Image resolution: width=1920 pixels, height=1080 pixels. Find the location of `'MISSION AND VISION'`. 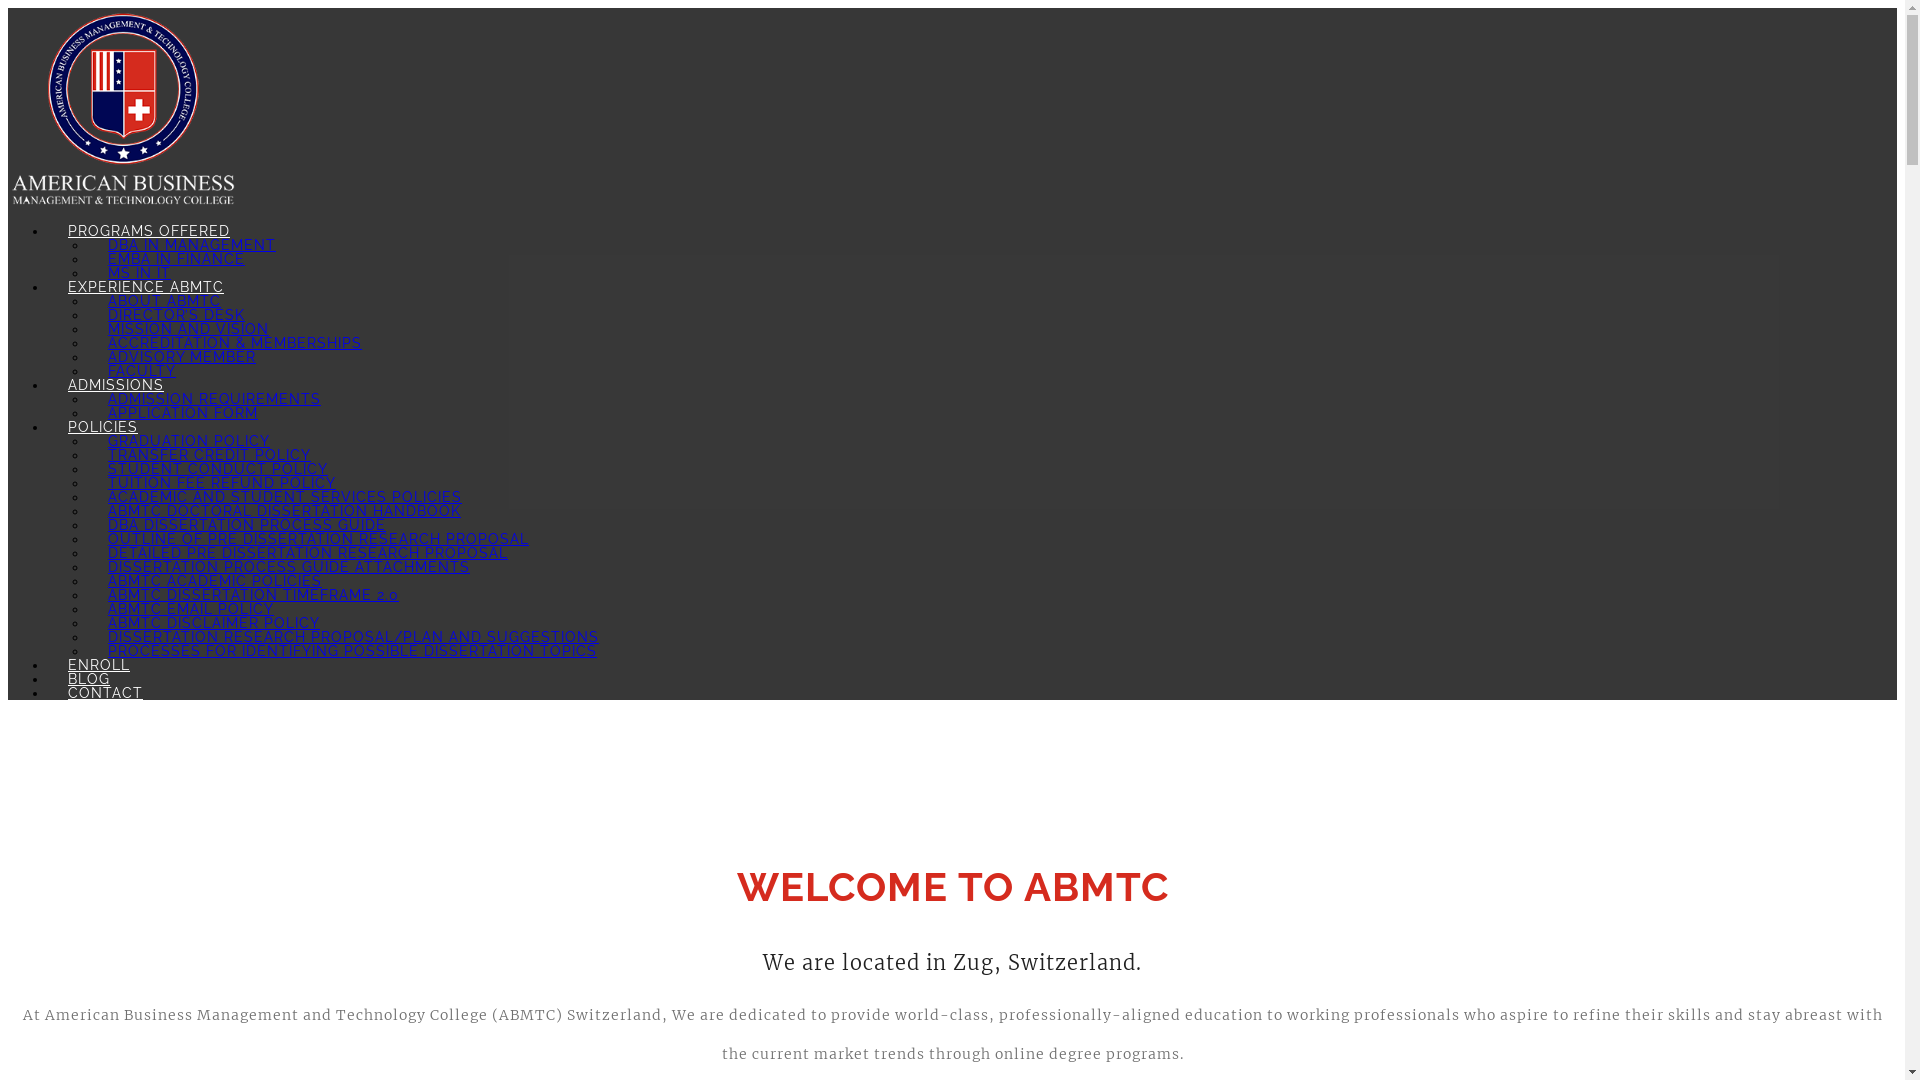

'MISSION AND VISION' is located at coordinates (188, 327).